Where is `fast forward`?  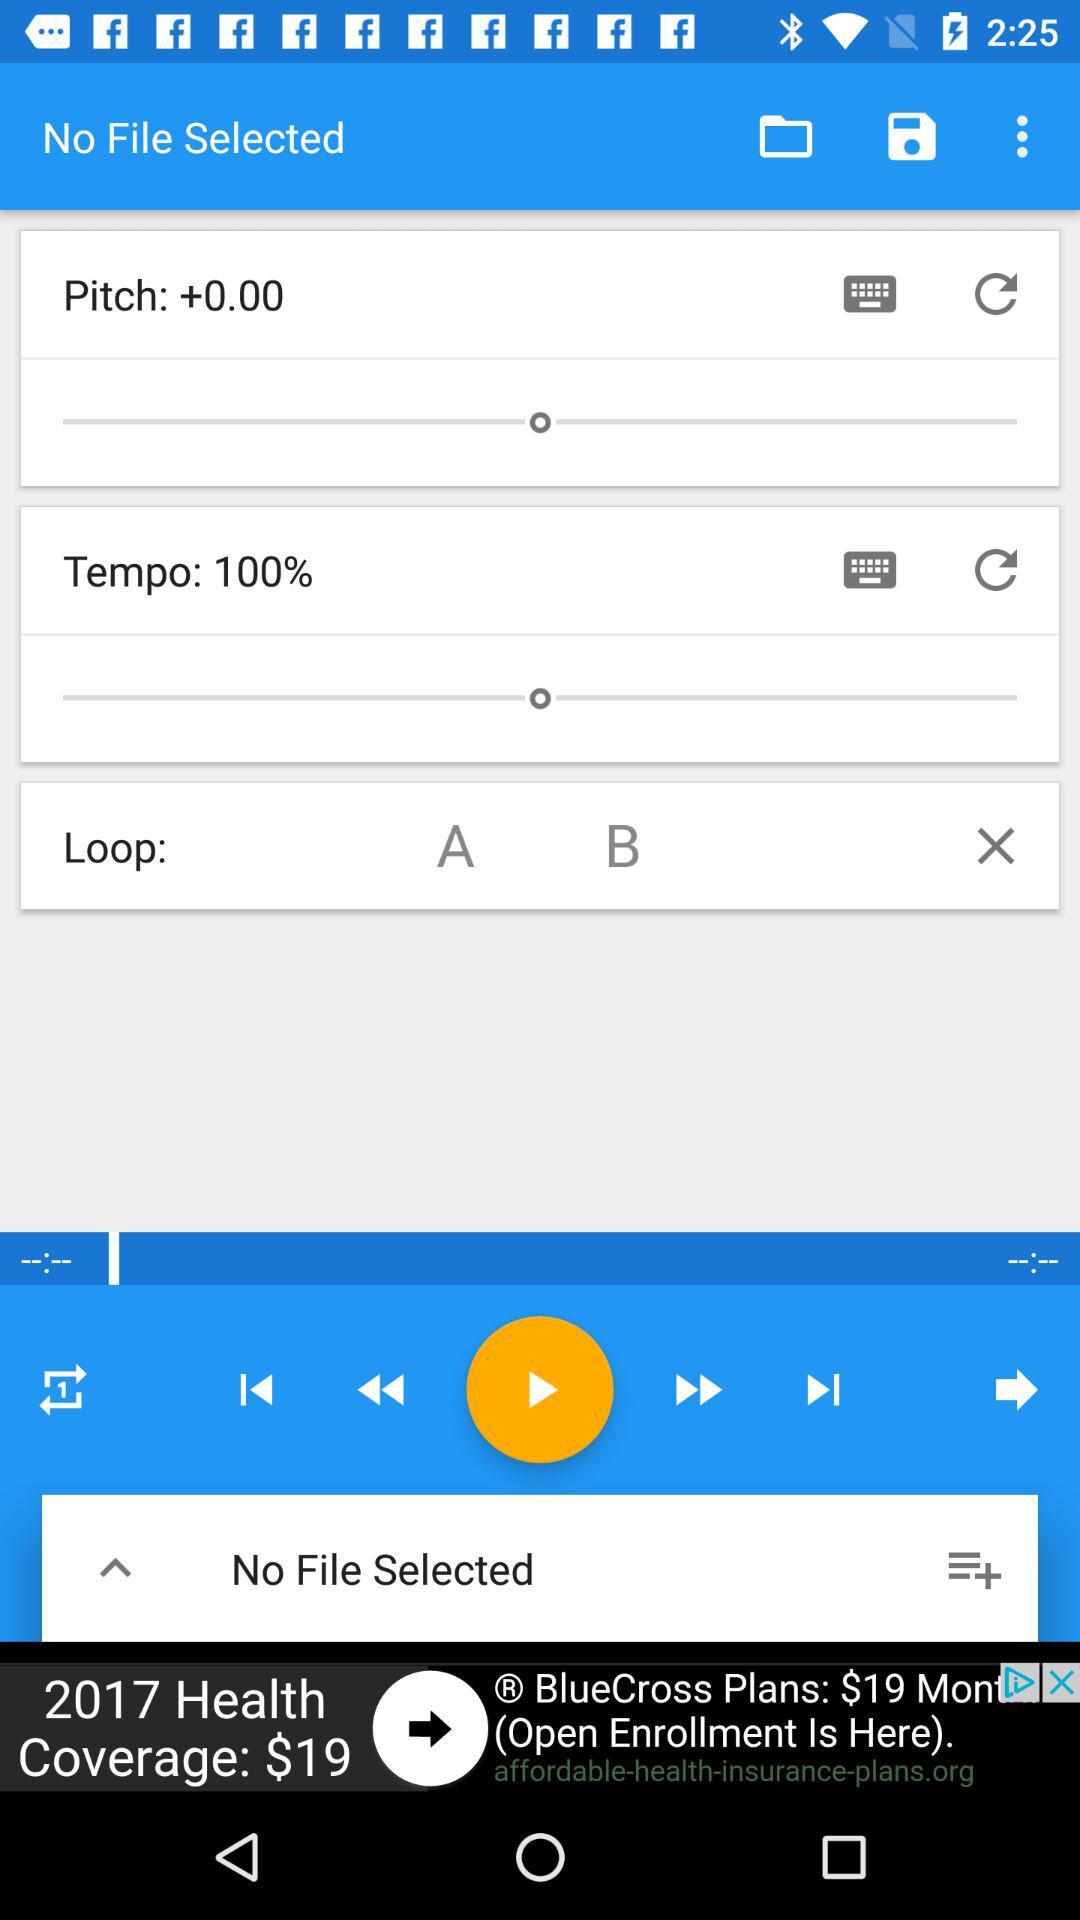
fast forward is located at coordinates (696, 1388).